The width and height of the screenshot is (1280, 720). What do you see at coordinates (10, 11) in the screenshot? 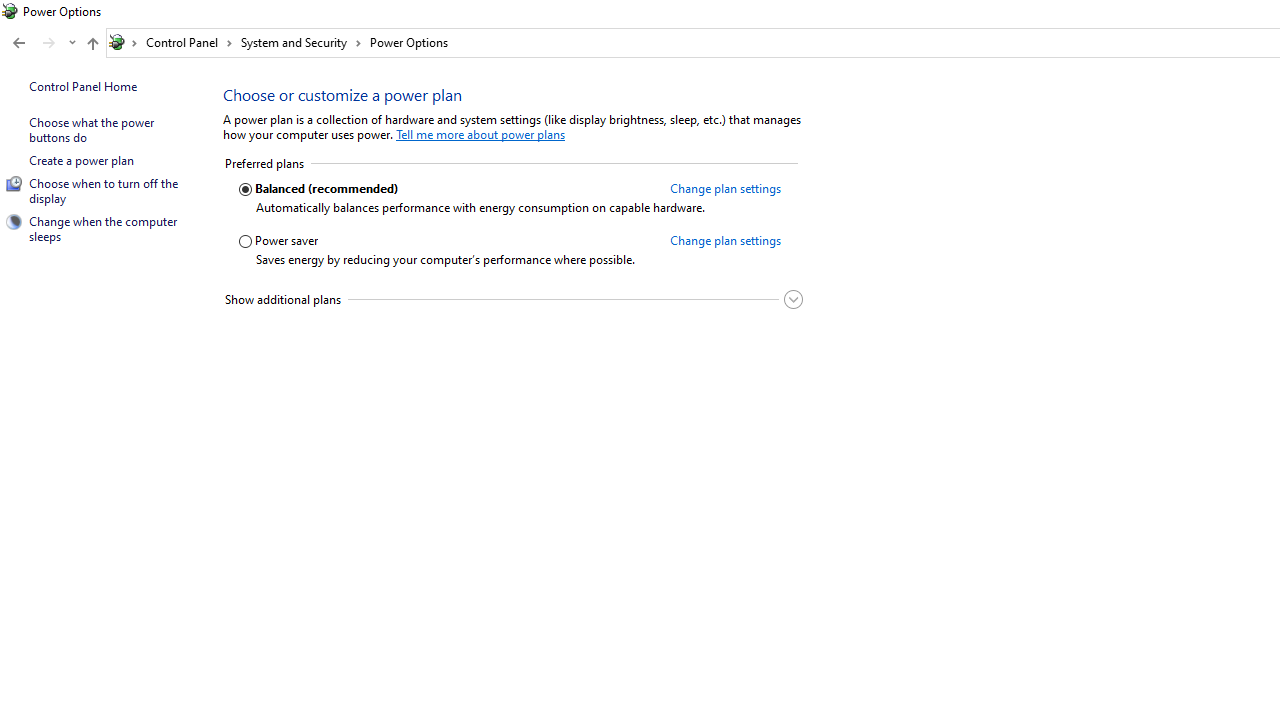
I see `'System'` at bounding box center [10, 11].